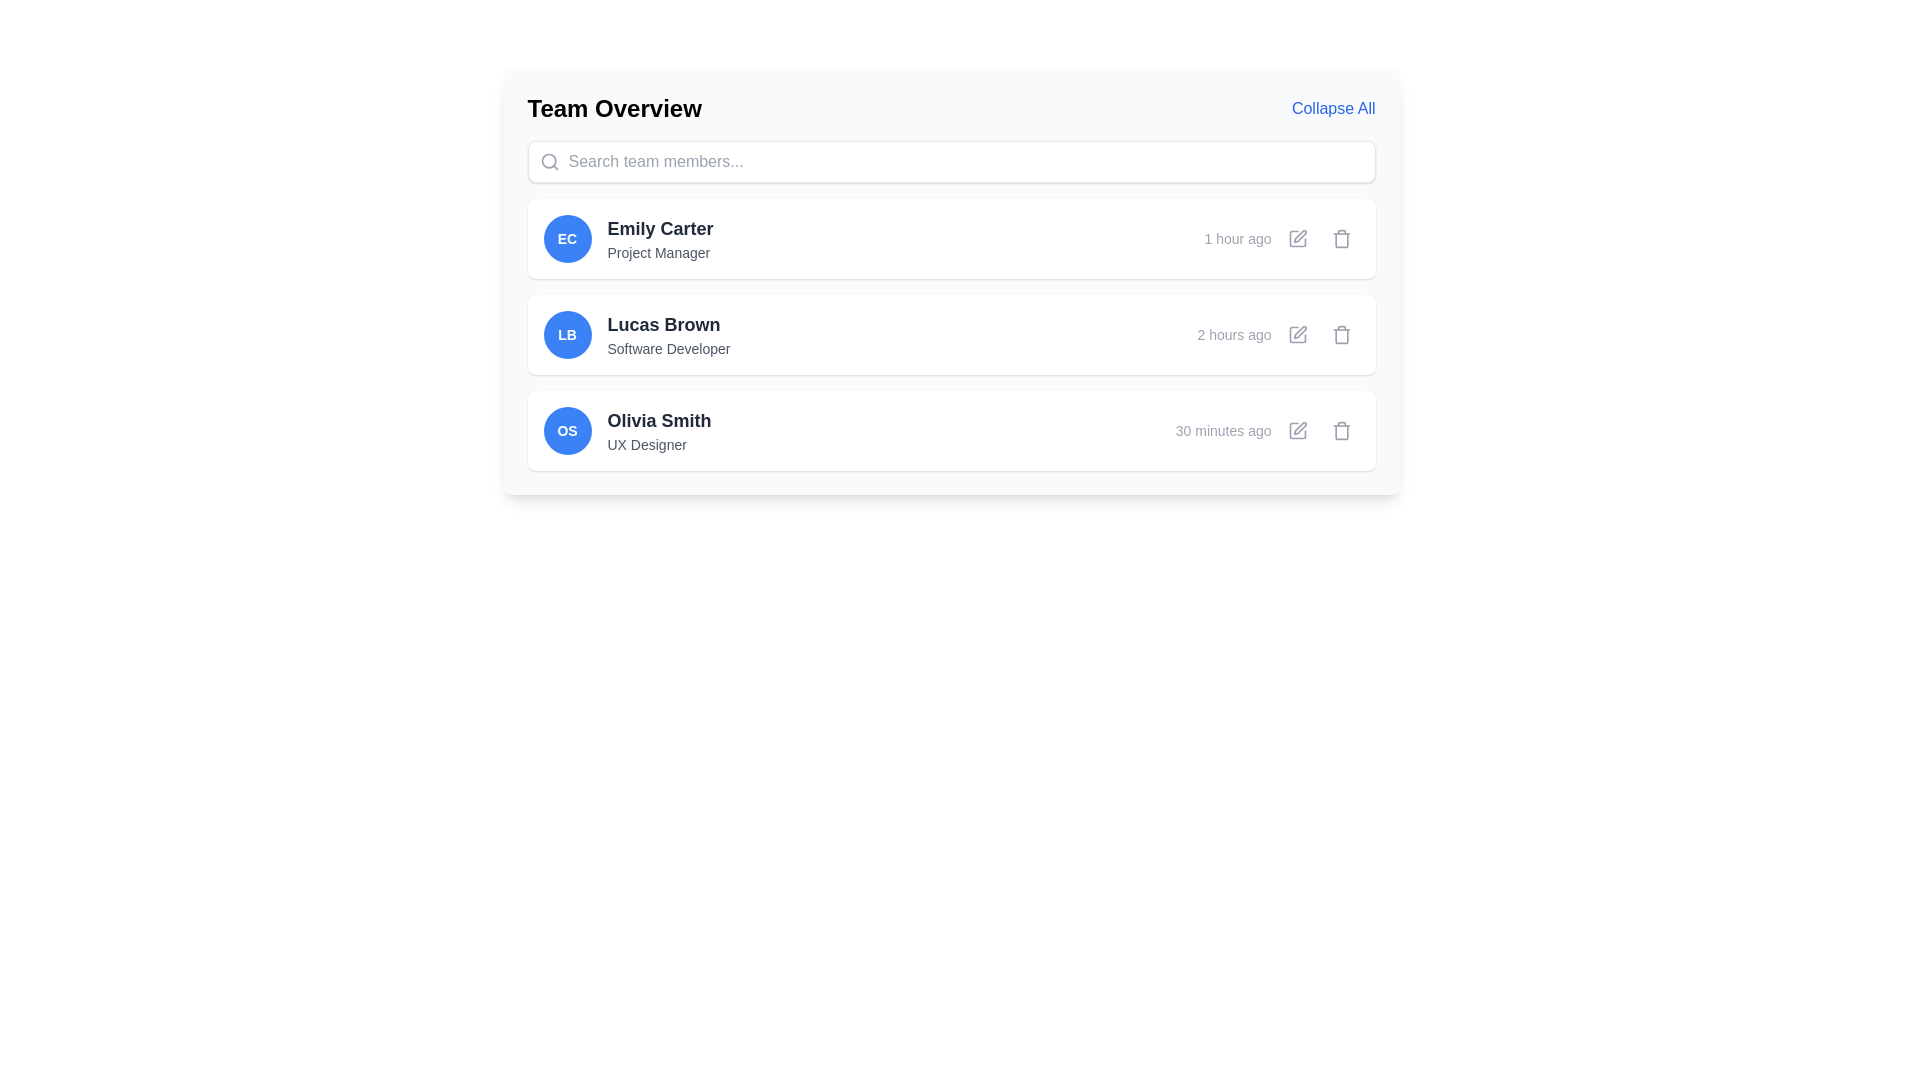 The image size is (1920, 1080). Describe the element at coordinates (660, 252) in the screenshot. I see `the static text label displaying 'Project Manager', which is styled in gray and positioned below 'Emily Carter' in the team members list` at that location.